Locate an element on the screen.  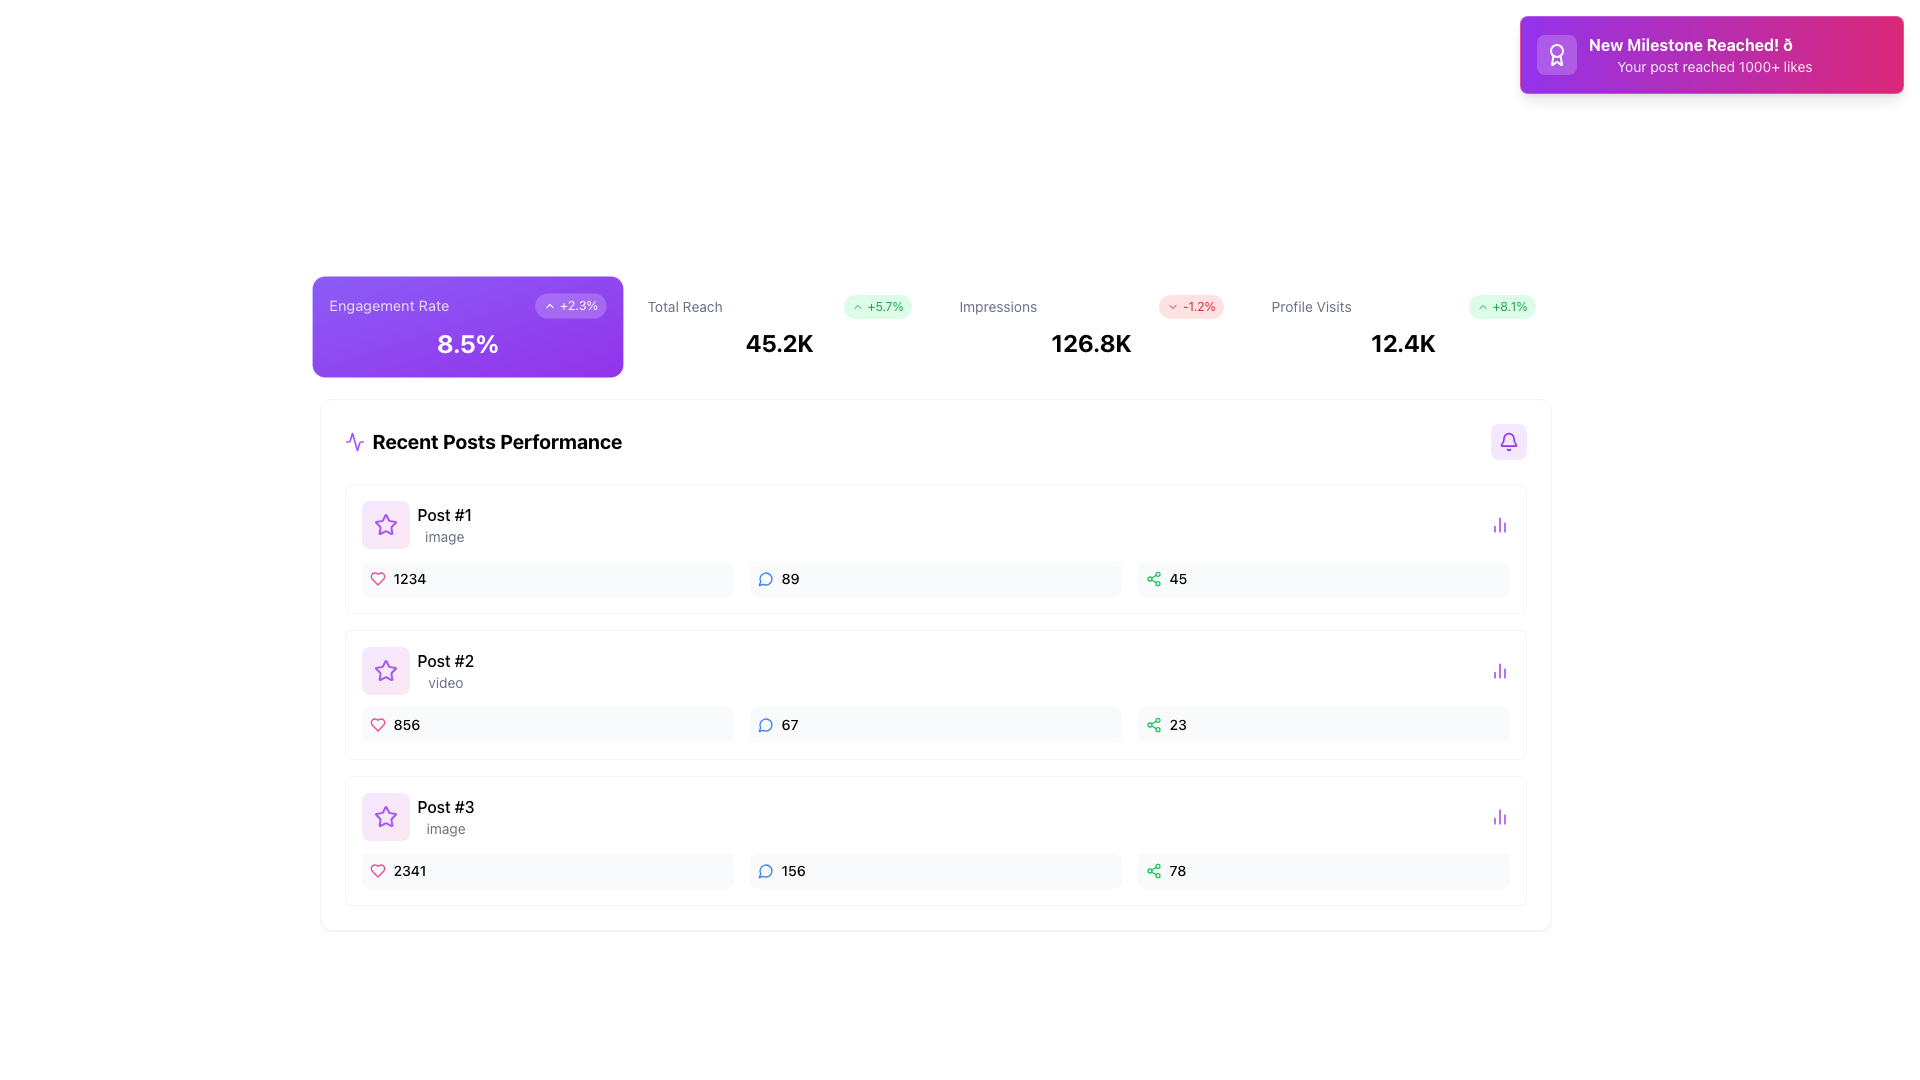
the purple notification bell icon button located at the top-right corner of the 'Recent Posts Performance' section to interact with notifications is located at coordinates (1508, 441).